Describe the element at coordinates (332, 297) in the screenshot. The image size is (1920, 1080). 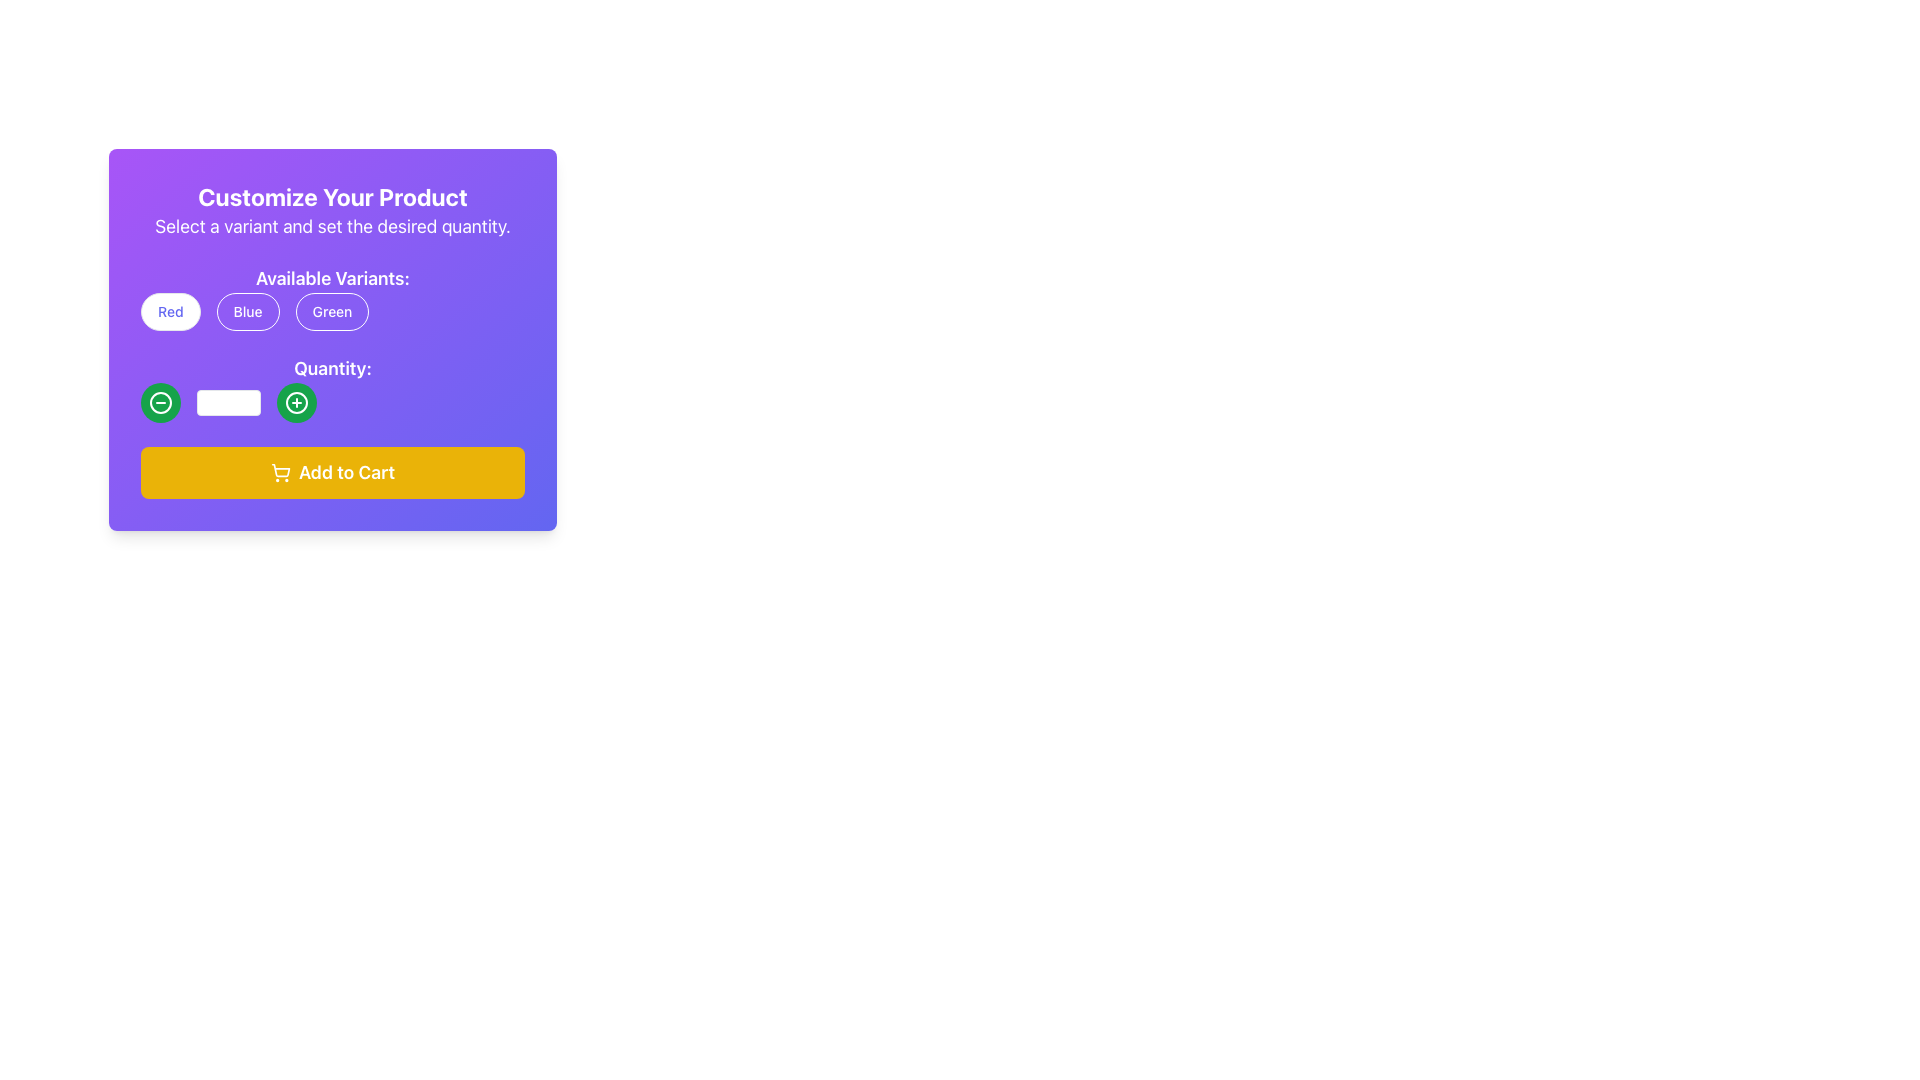
I see `the Option Selector button located within the 'Available Variants:' section on the gradient purple card titled 'Customize Your Product'` at that location.